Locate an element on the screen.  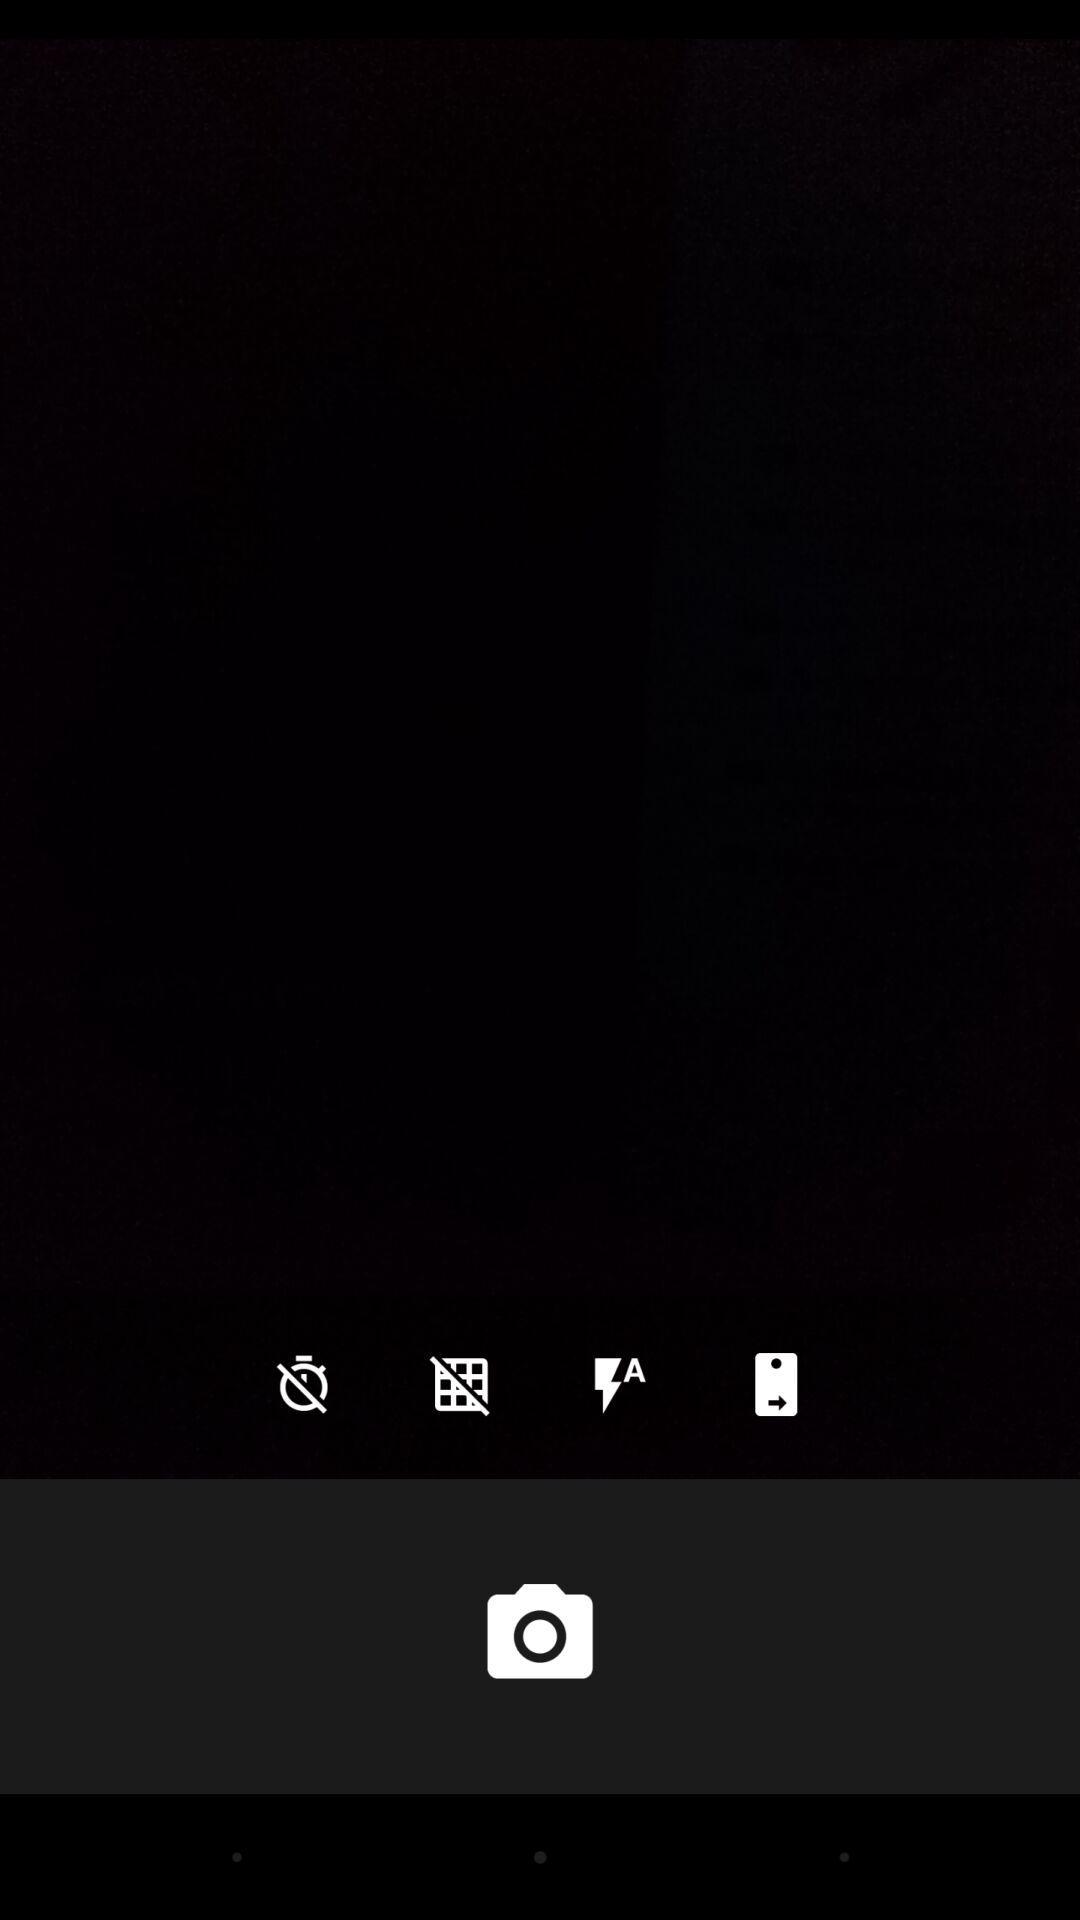
item at the bottom left corner is located at coordinates (303, 1383).